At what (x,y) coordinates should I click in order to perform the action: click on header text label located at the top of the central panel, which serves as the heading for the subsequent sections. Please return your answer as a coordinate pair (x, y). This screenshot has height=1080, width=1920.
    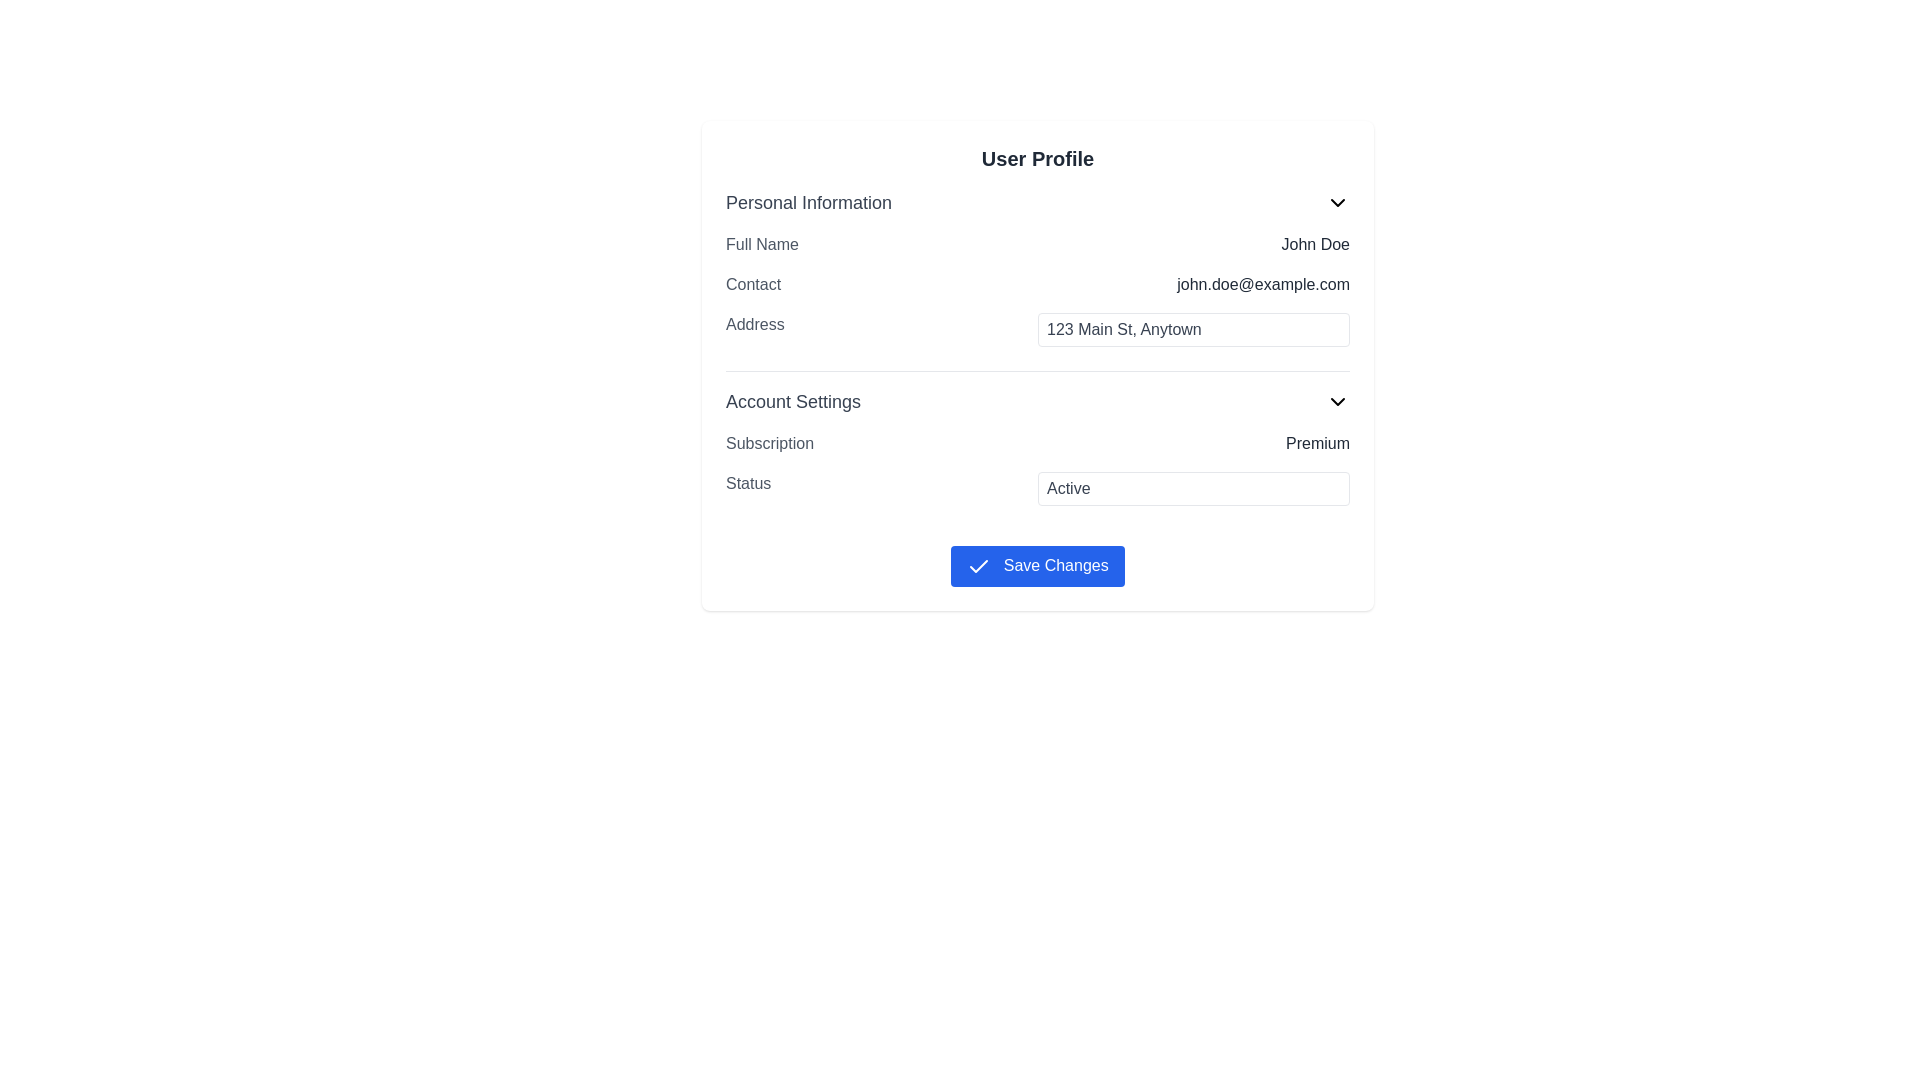
    Looking at the image, I should click on (1037, 157).